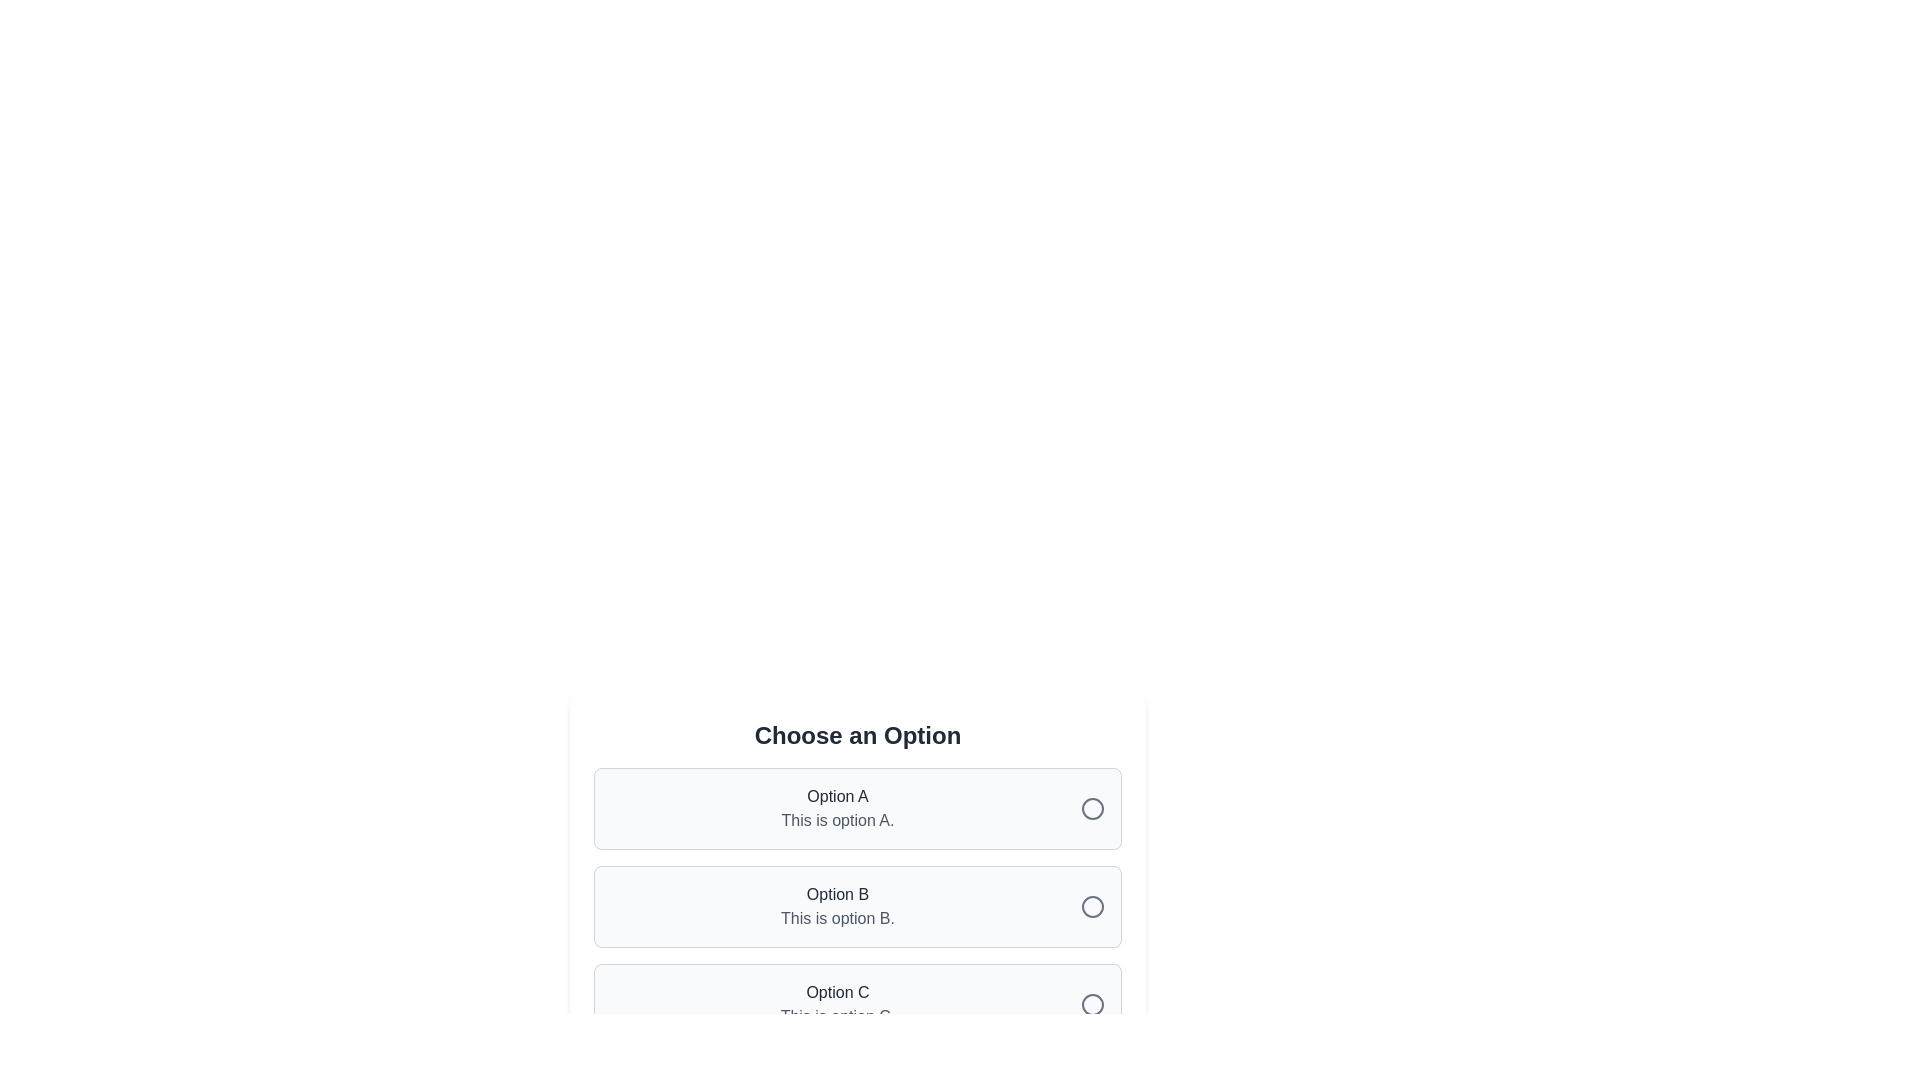 This screenshot has height=1080, width=1920. I want to click on the SVG Circle Icon that indicates the status of the third selectable option labeled 'Option C', so click(1092, 1005).